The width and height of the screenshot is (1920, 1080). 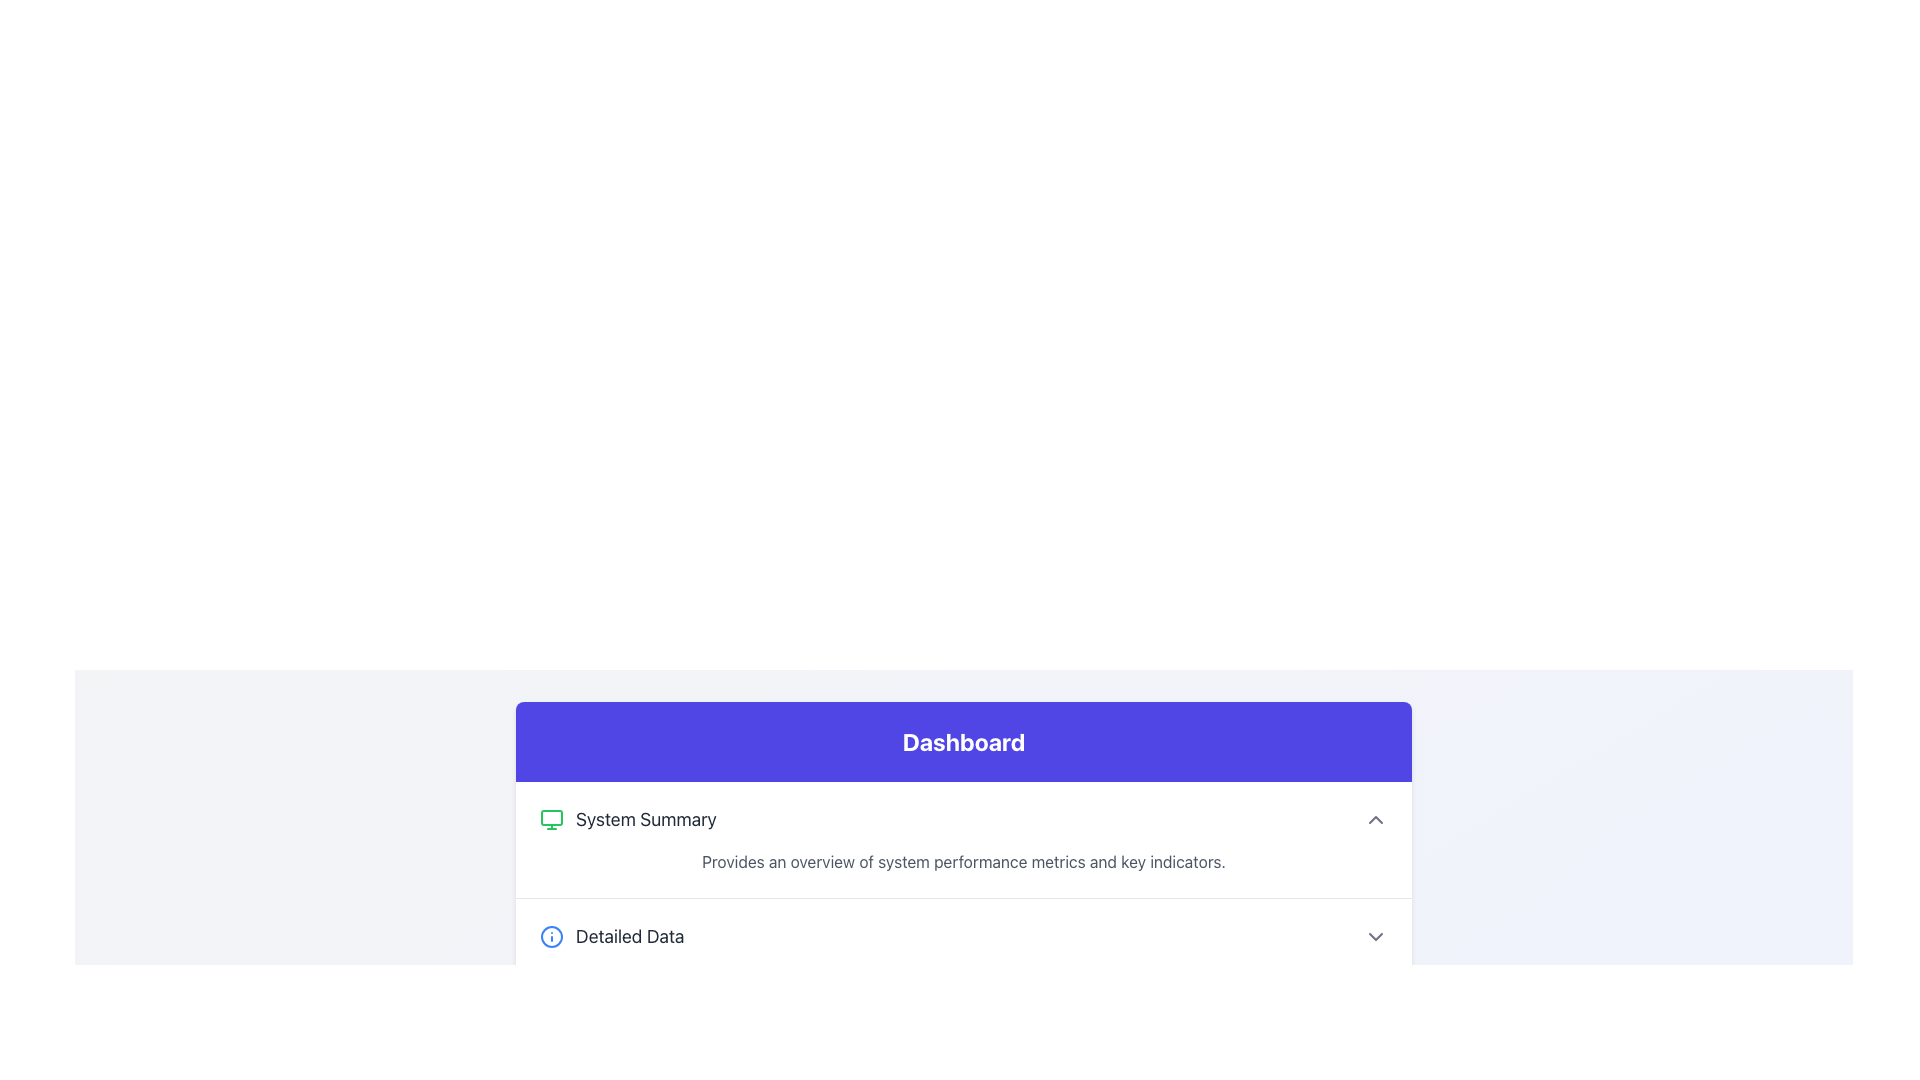 I want to click on the Interactive Dropdown Trigger located in the Dashboard section, so click(x=964, y=937).